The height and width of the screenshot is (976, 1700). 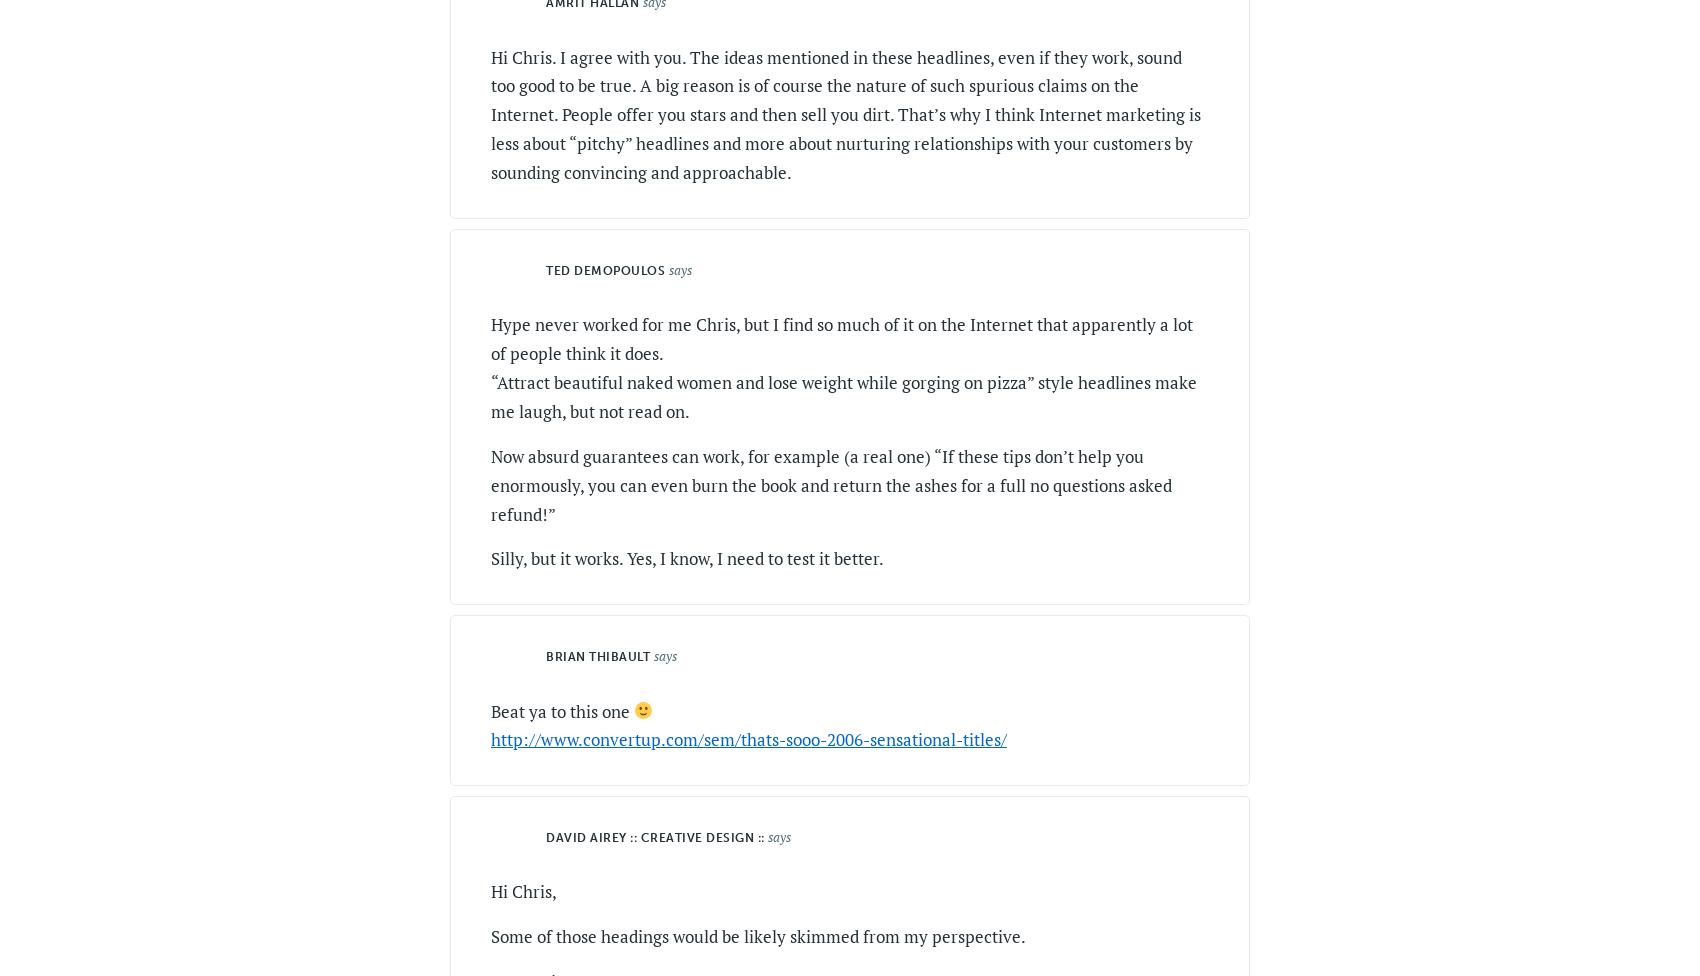 What do you see at coordinates (830, 483) in the screenshot?
I see `'Now absurd guarantees can work, for example (a real one) “If these tips don’t help you enormously, you can even burn the book and return the ashes for a full no questions asked refund!”'` at bounding box center [830, 483].